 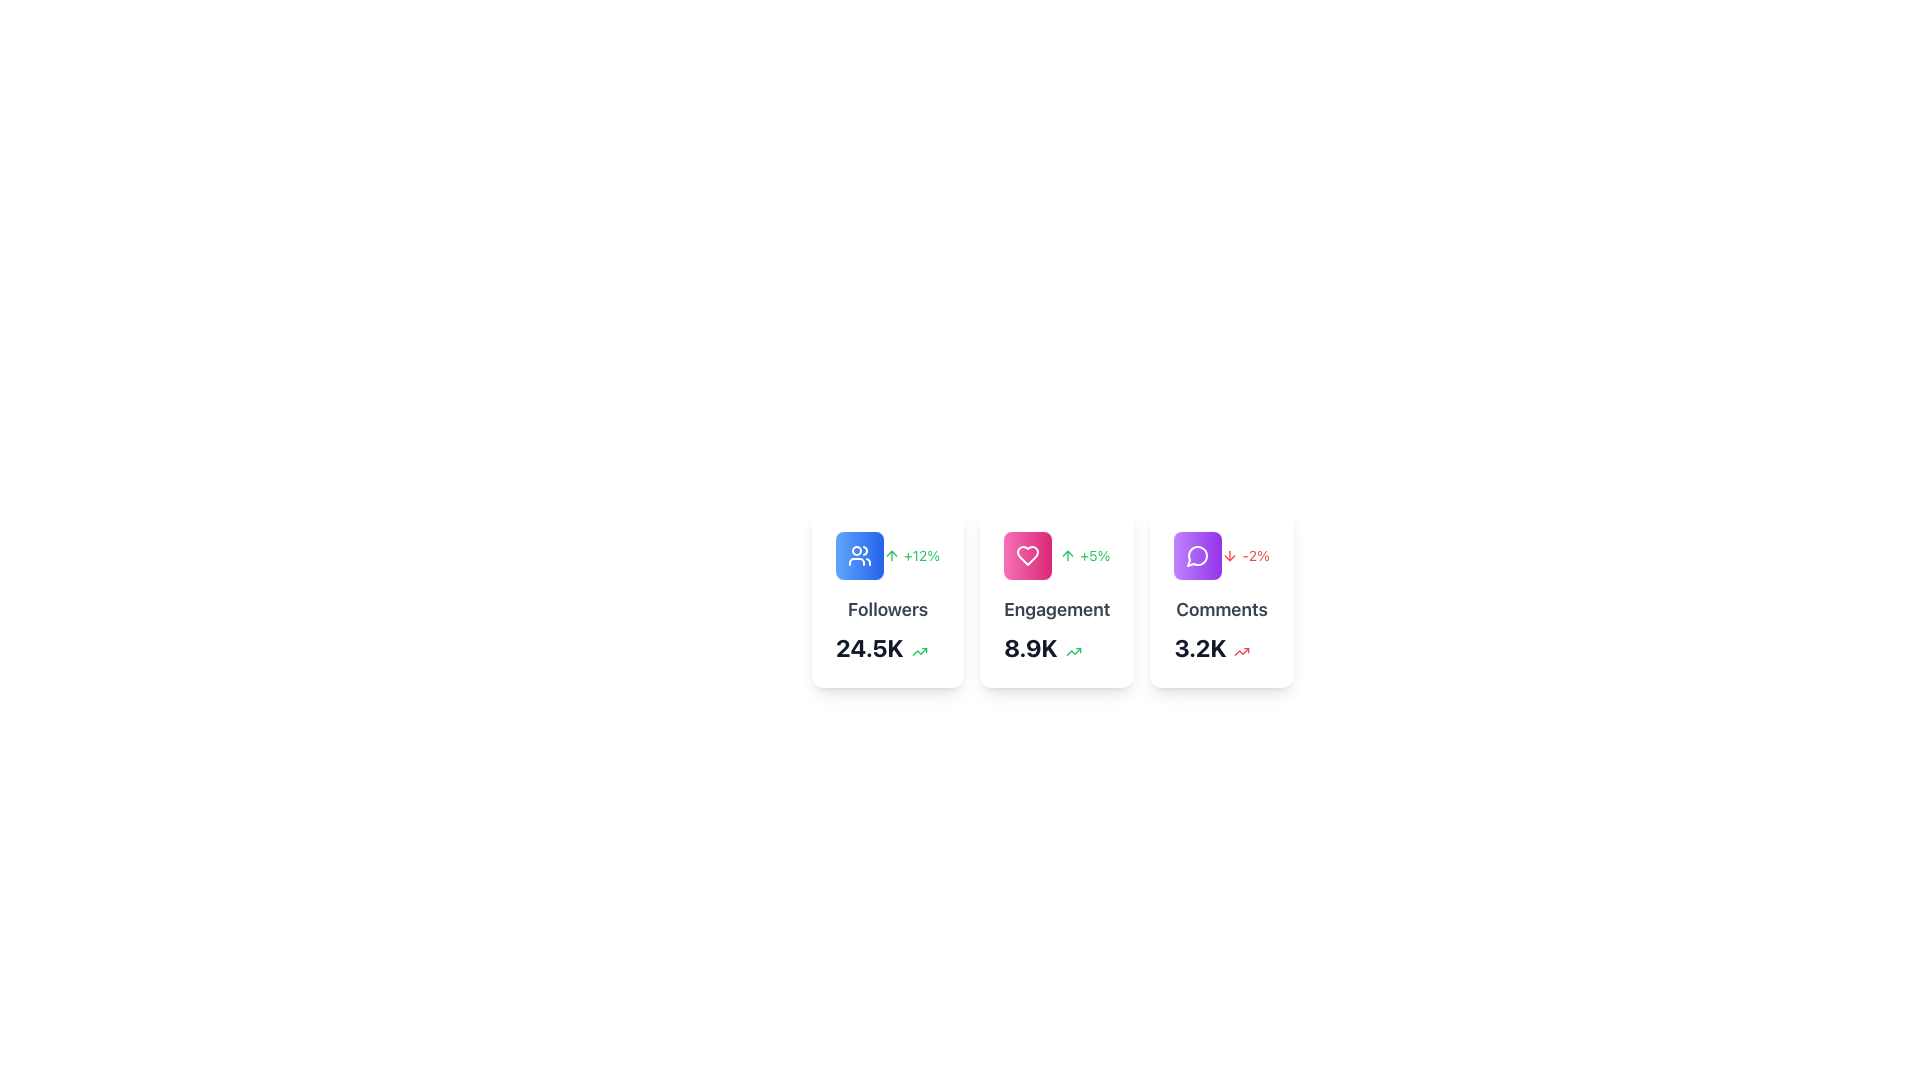 I want to click on the visual indicator bar located at the bottom of the card displaying the 'Followers' statistic, so click(x=887, y=685).